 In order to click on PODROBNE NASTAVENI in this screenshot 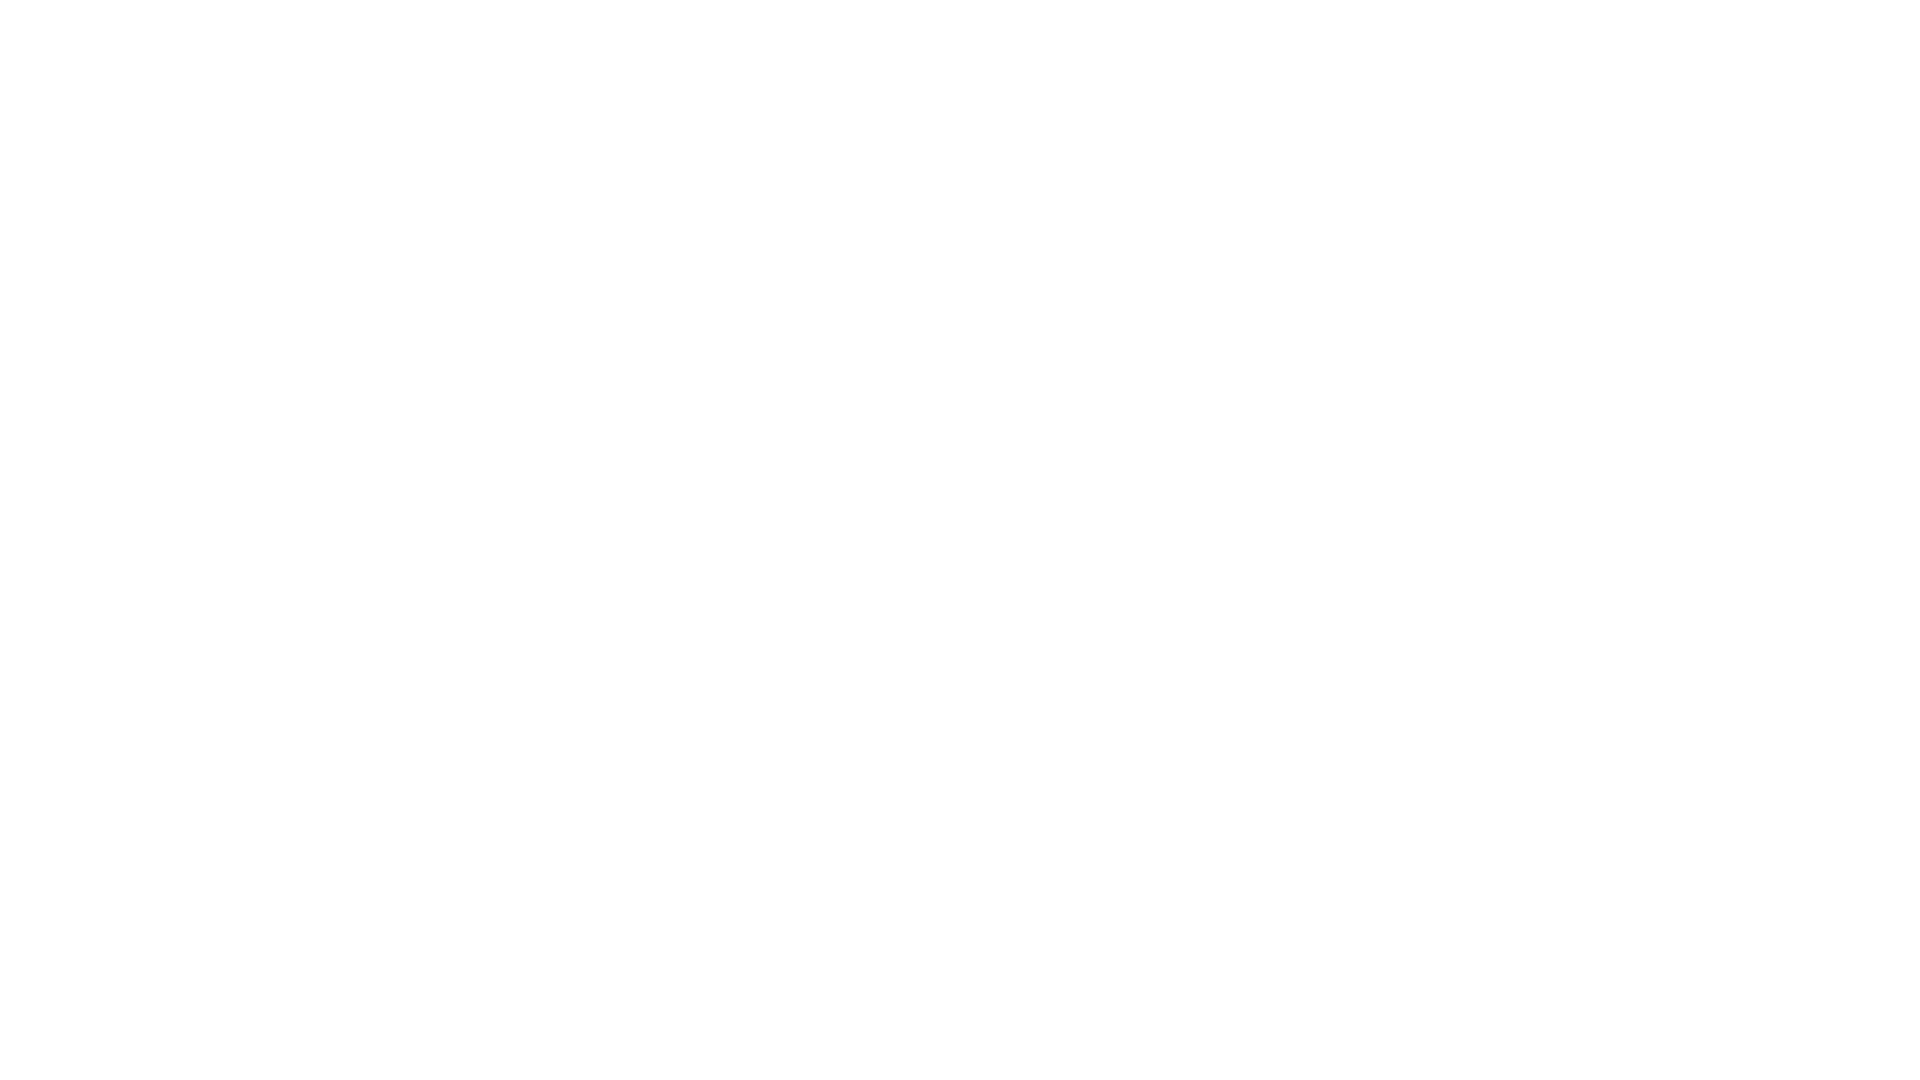, I will do `click(1426, 1039)`.